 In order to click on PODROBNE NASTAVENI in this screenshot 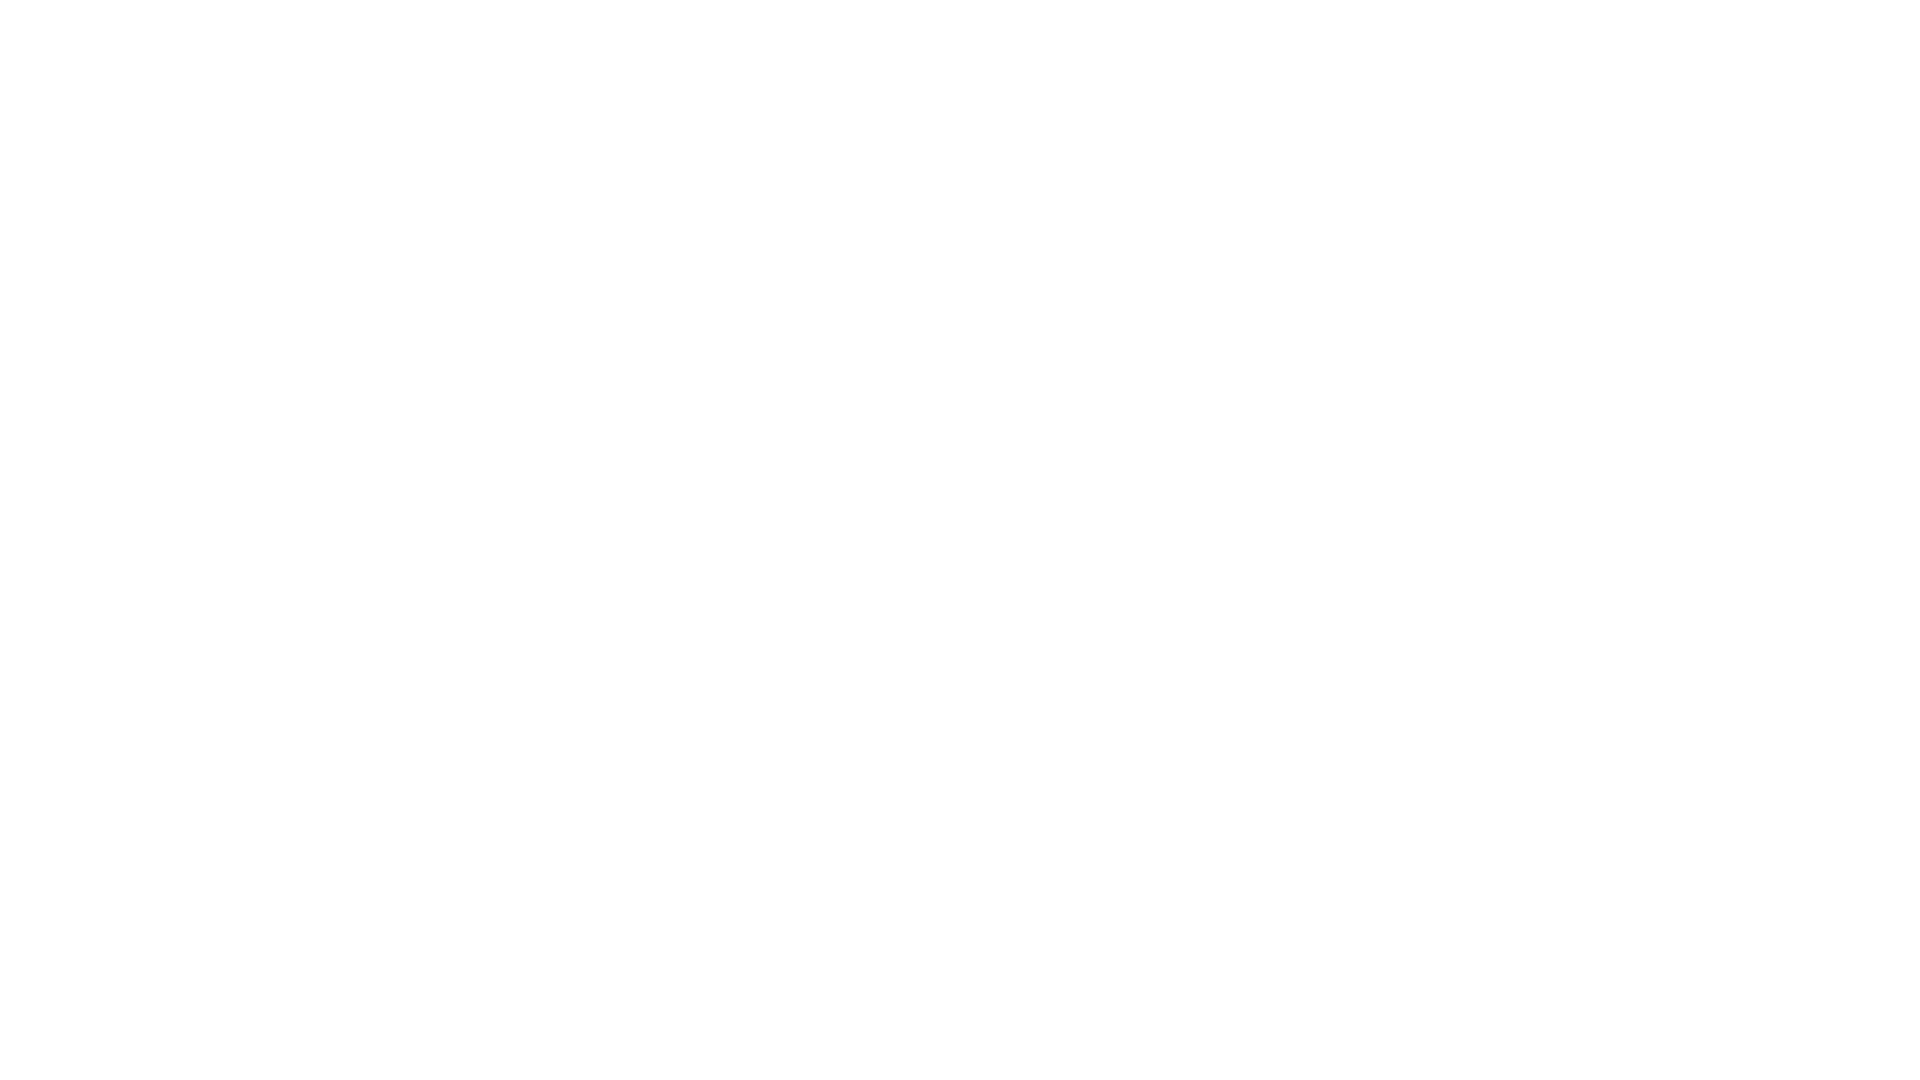, I will do `click(1426, 1039)`.